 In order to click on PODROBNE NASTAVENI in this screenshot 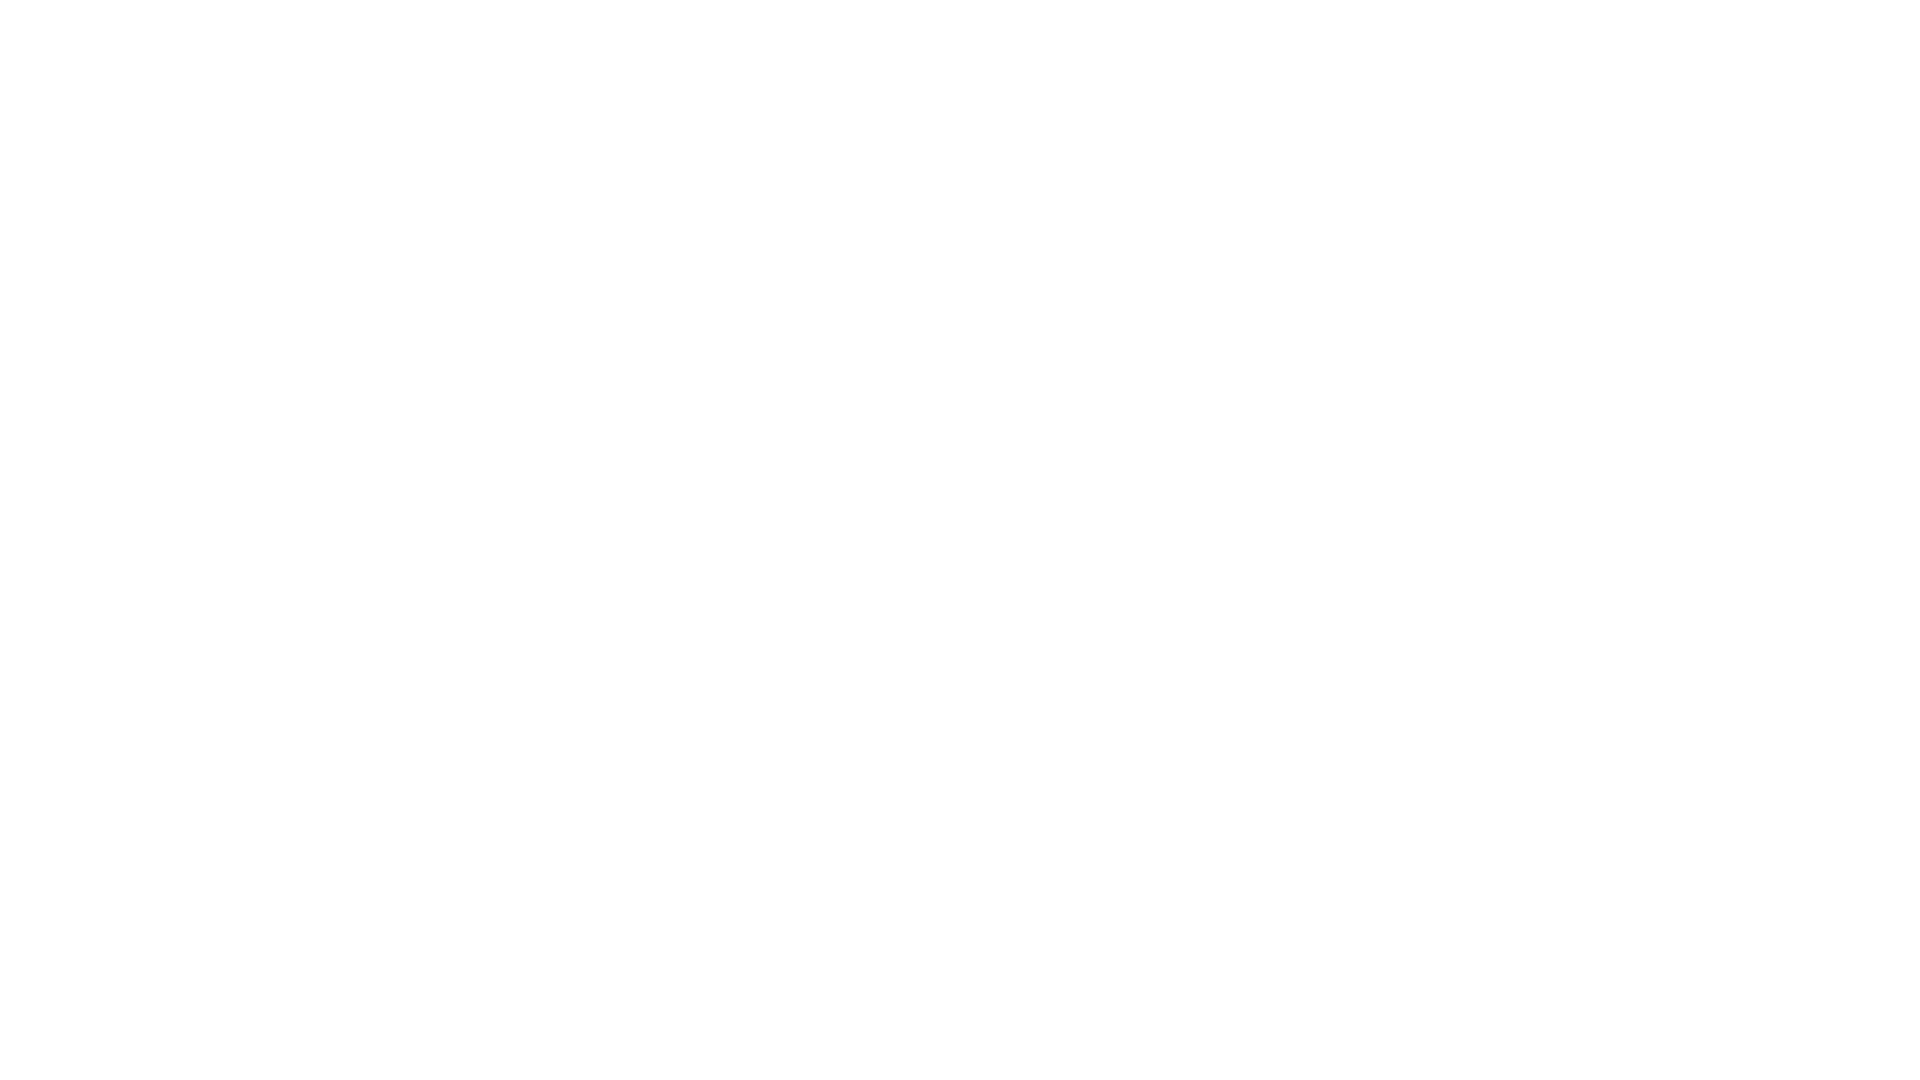, I will do `click(1426, 1039)`.